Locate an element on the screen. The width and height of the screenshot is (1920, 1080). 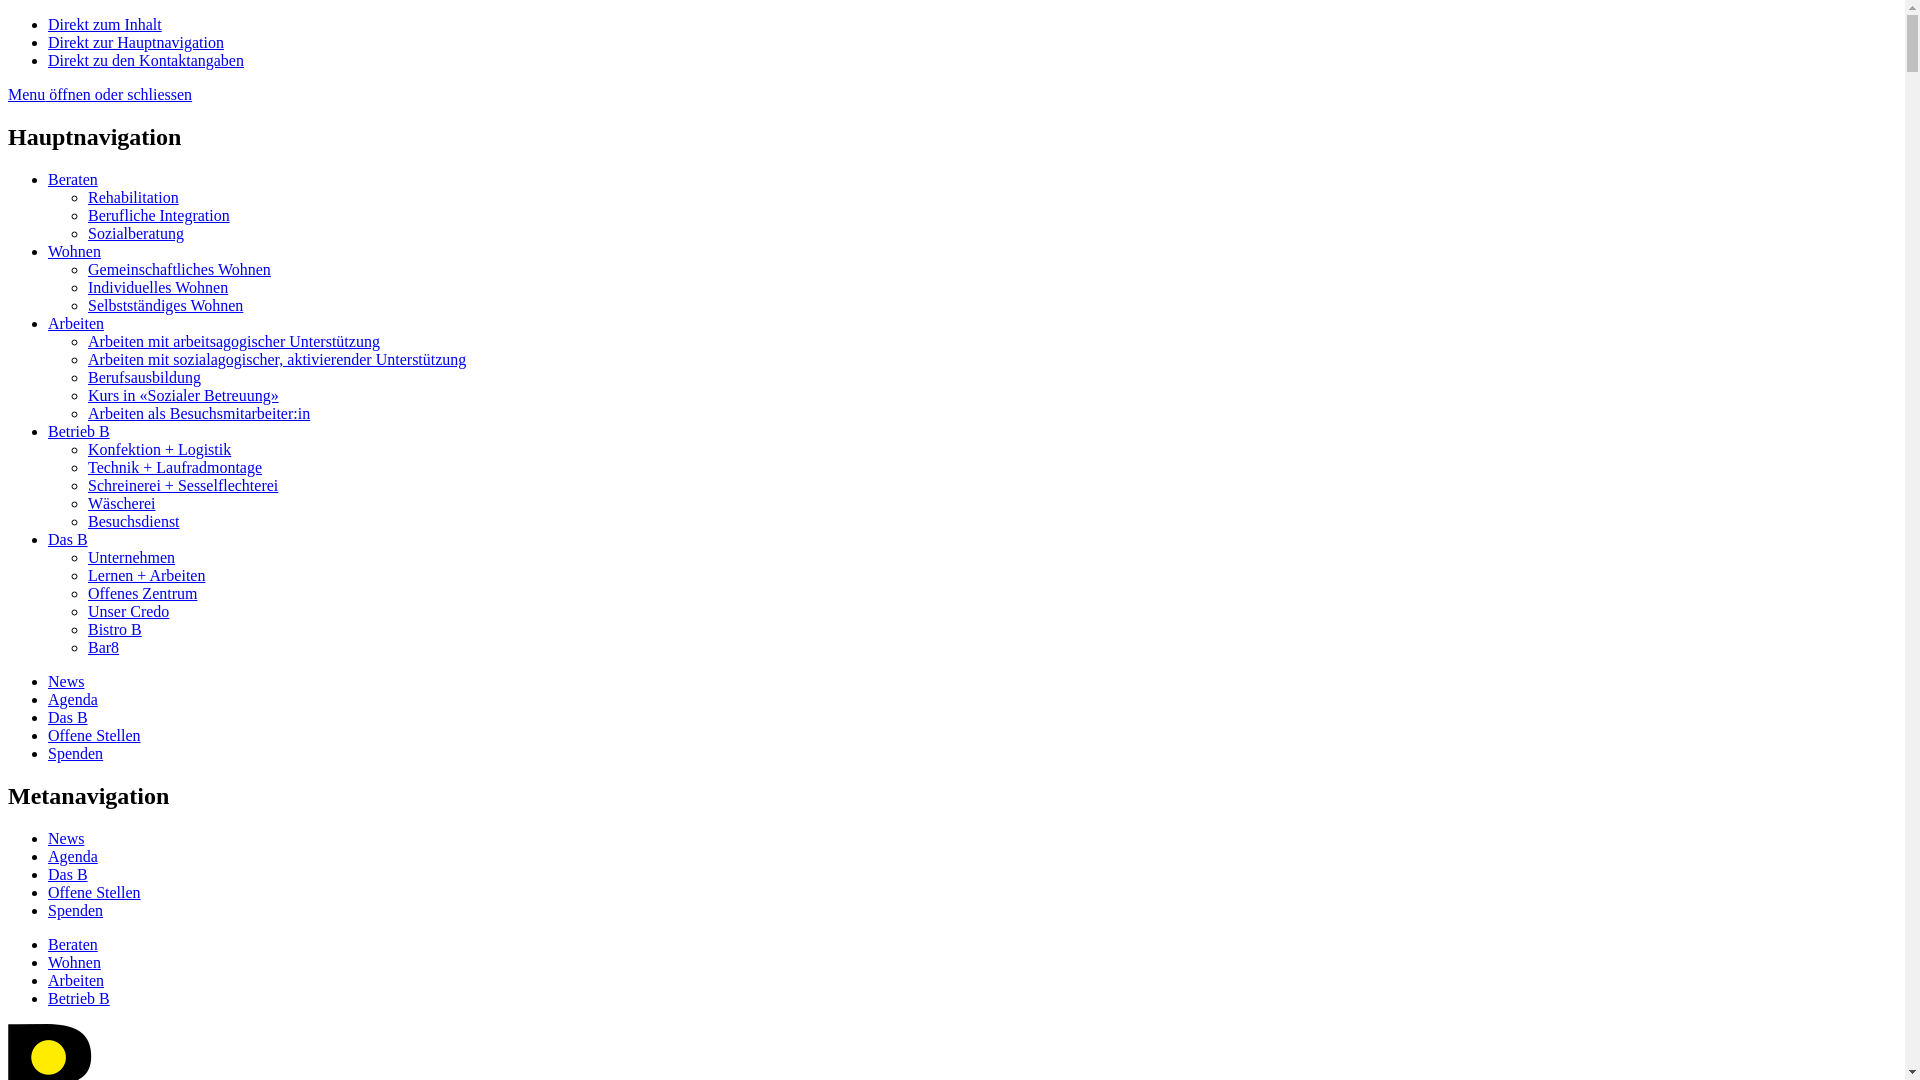
'Sozialberatung' is located at coordinates (134, 232).